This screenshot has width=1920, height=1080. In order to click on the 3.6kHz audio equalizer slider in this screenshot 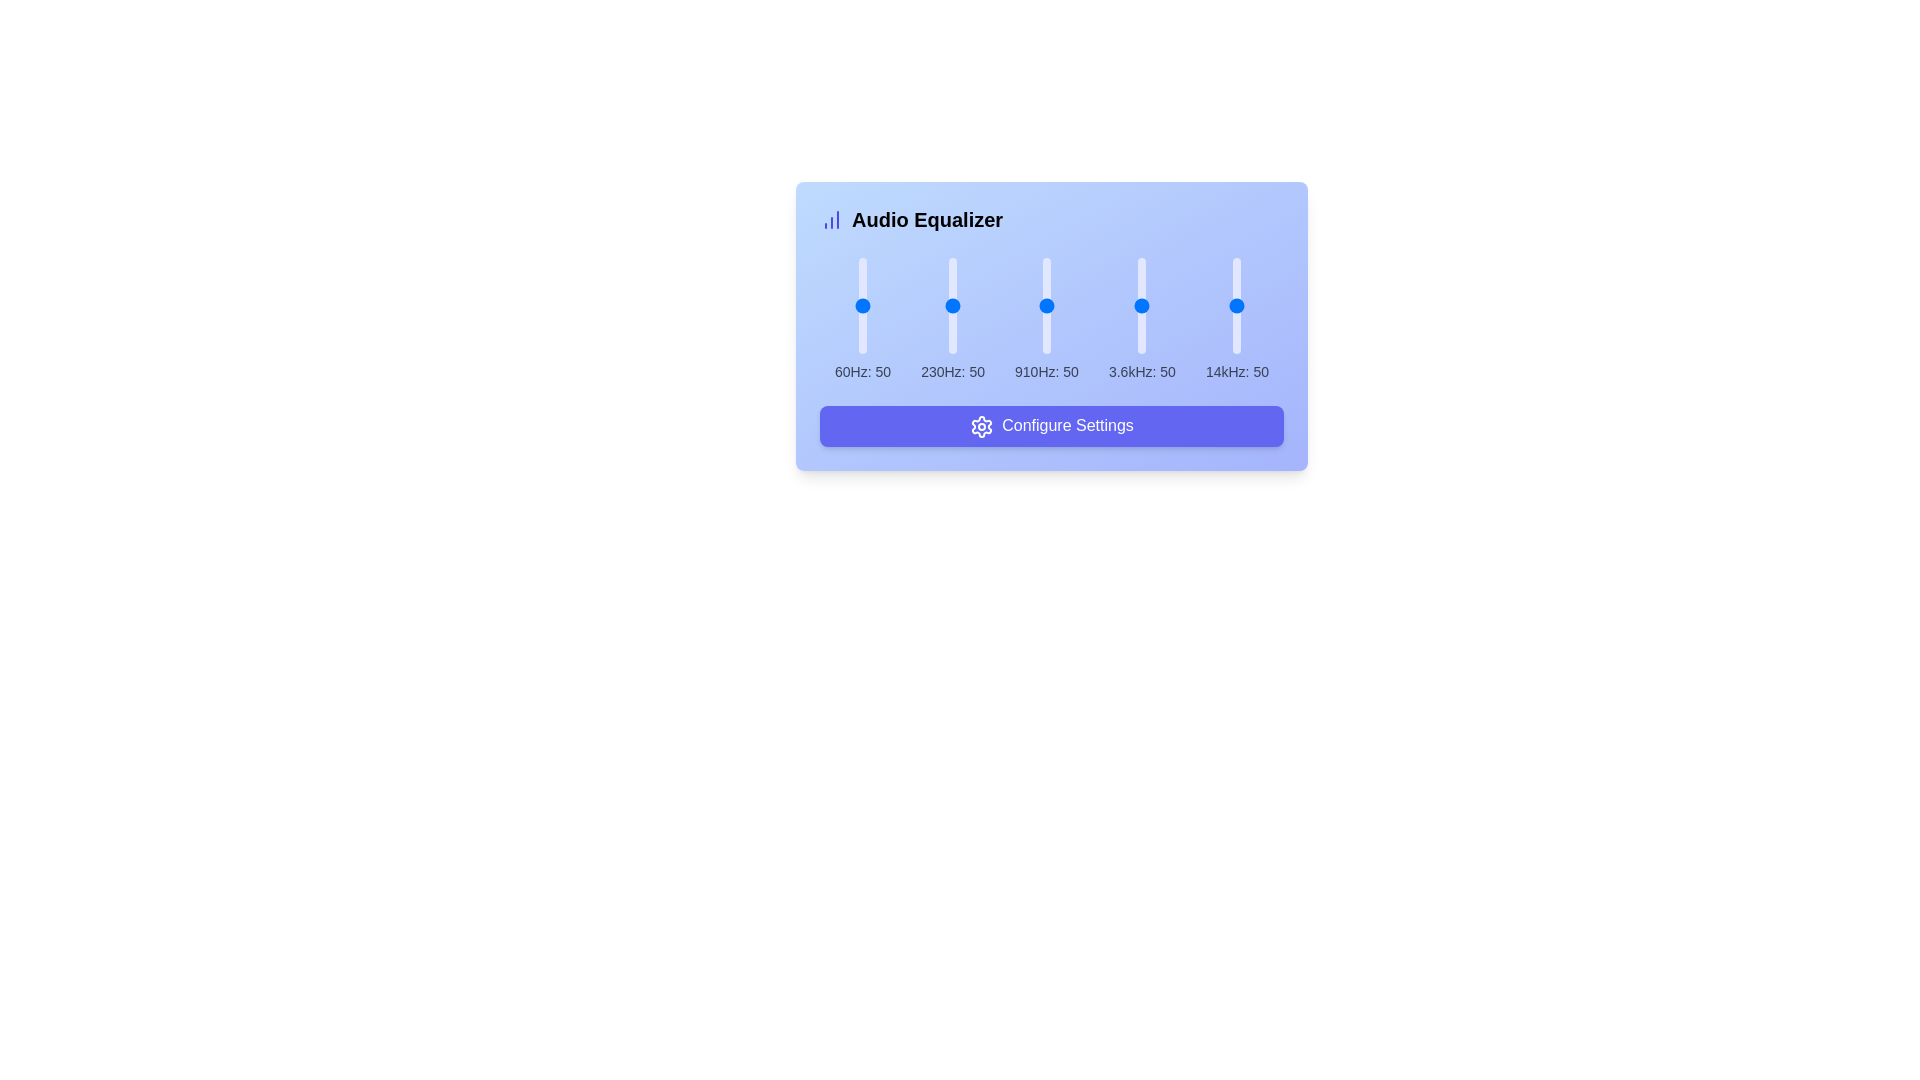, I will do `click(1142, 288)`.